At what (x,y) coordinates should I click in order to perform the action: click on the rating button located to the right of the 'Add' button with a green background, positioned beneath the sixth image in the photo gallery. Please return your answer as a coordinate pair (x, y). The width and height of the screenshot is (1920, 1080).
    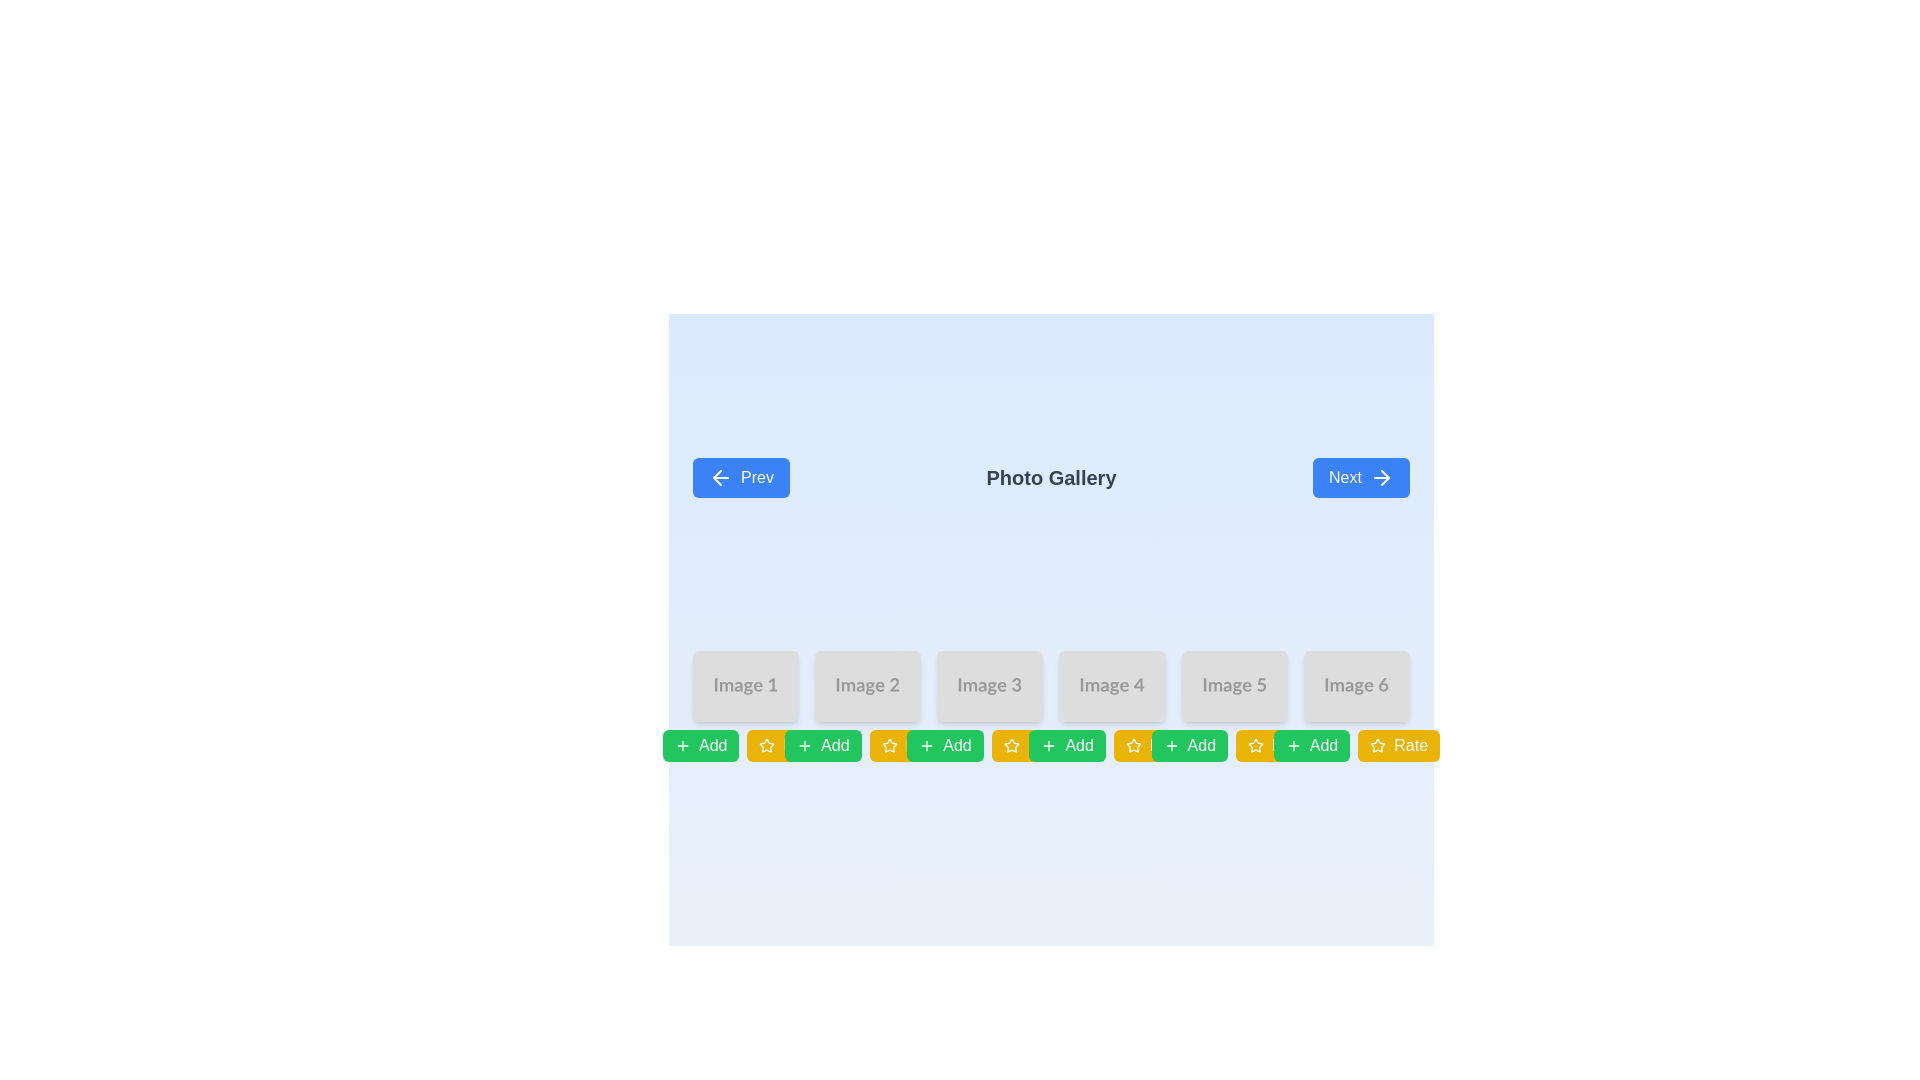
    Looking at the image, I should click on (1356, 745).